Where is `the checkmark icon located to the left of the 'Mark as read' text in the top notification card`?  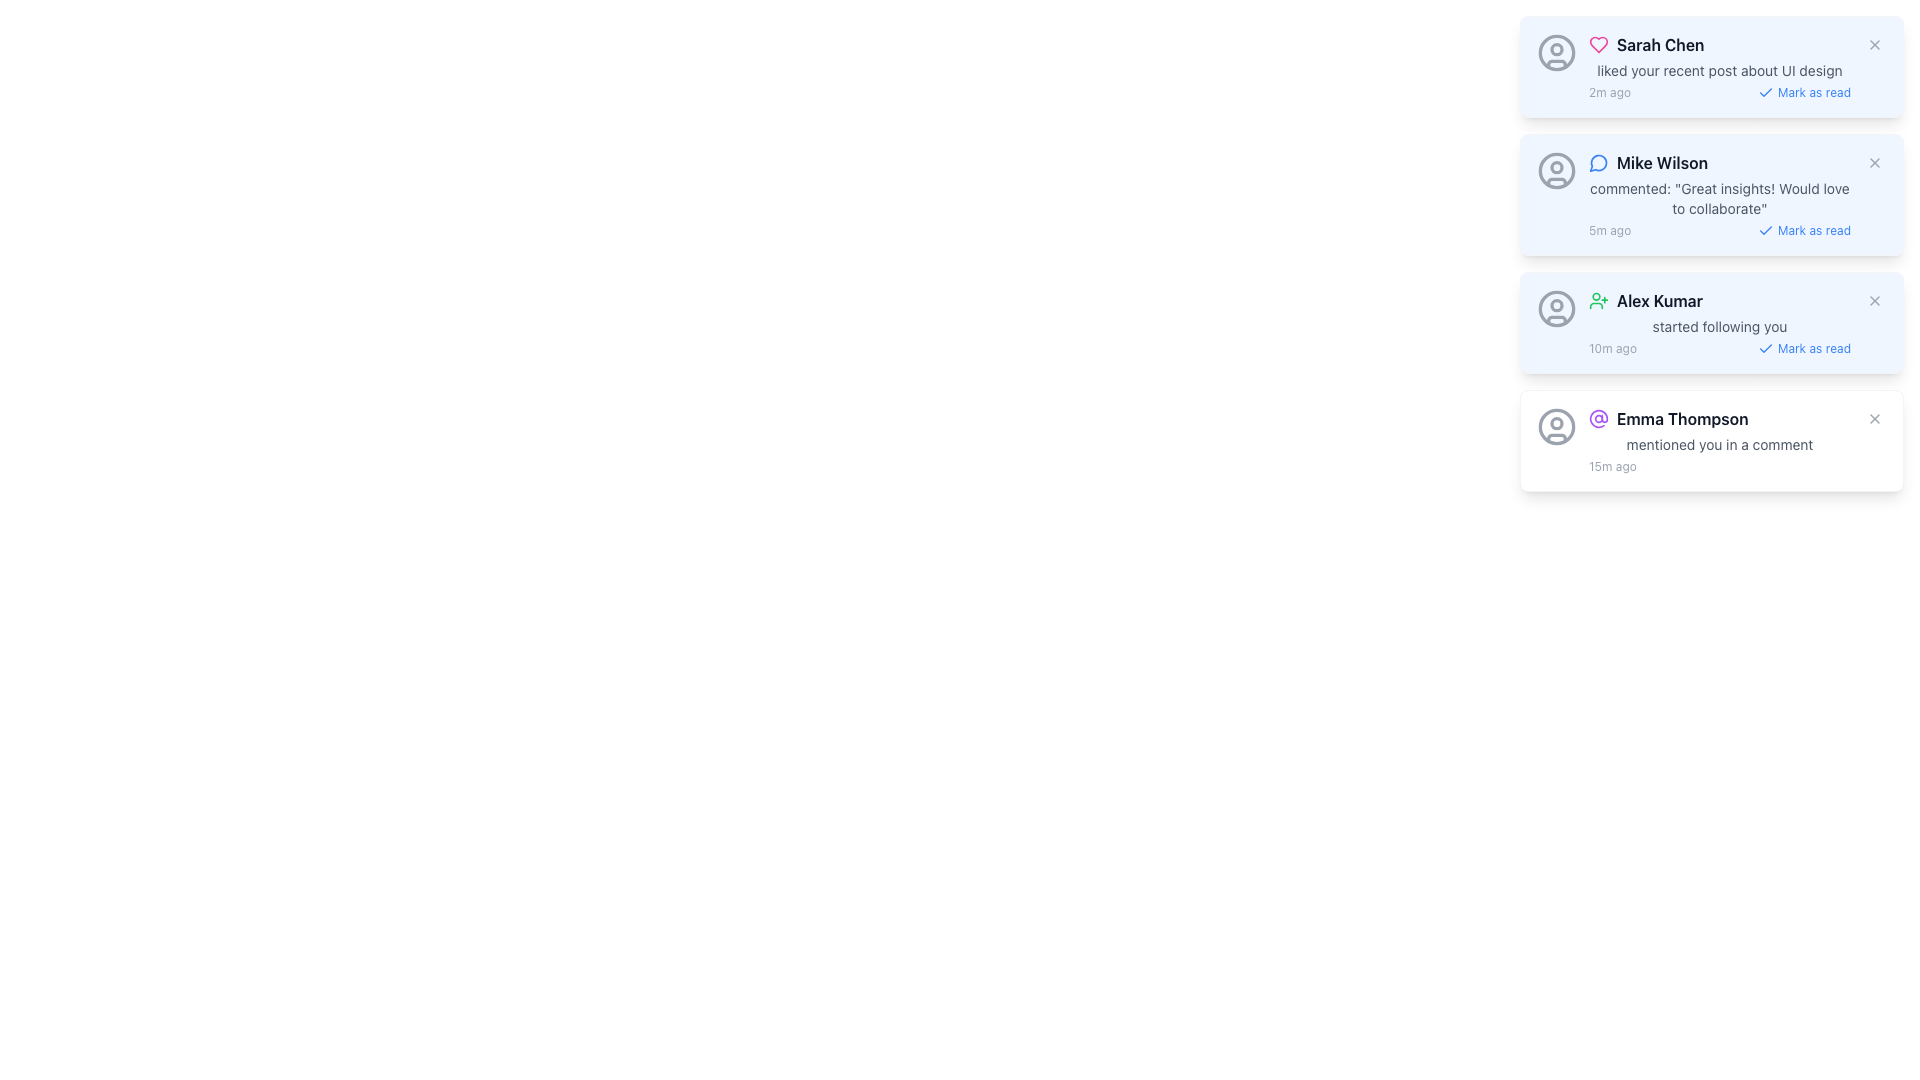 the checkmark icon located to the left of the 'Mark as read' text in the top notification card is located at coordinates (1765, 92).